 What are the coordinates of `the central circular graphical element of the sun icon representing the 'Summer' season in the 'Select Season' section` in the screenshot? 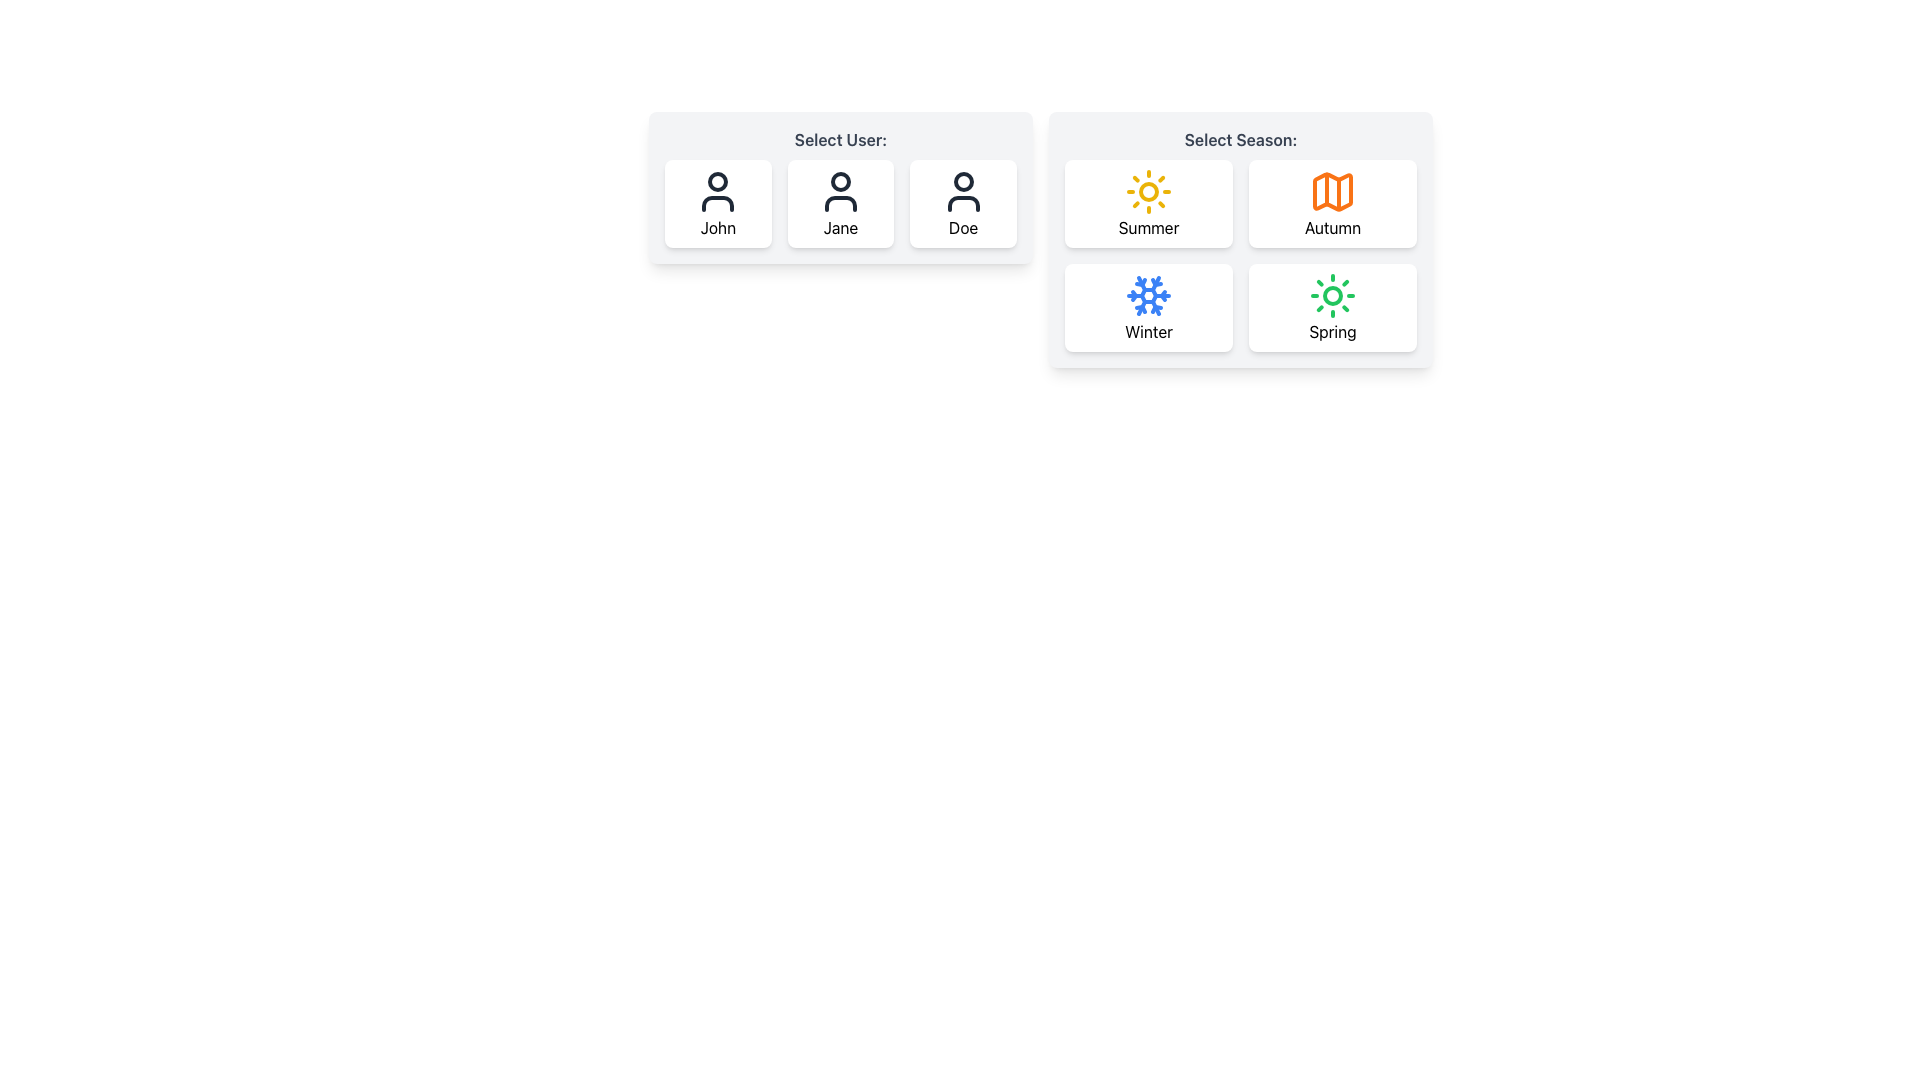 It's located at (1148, 192).